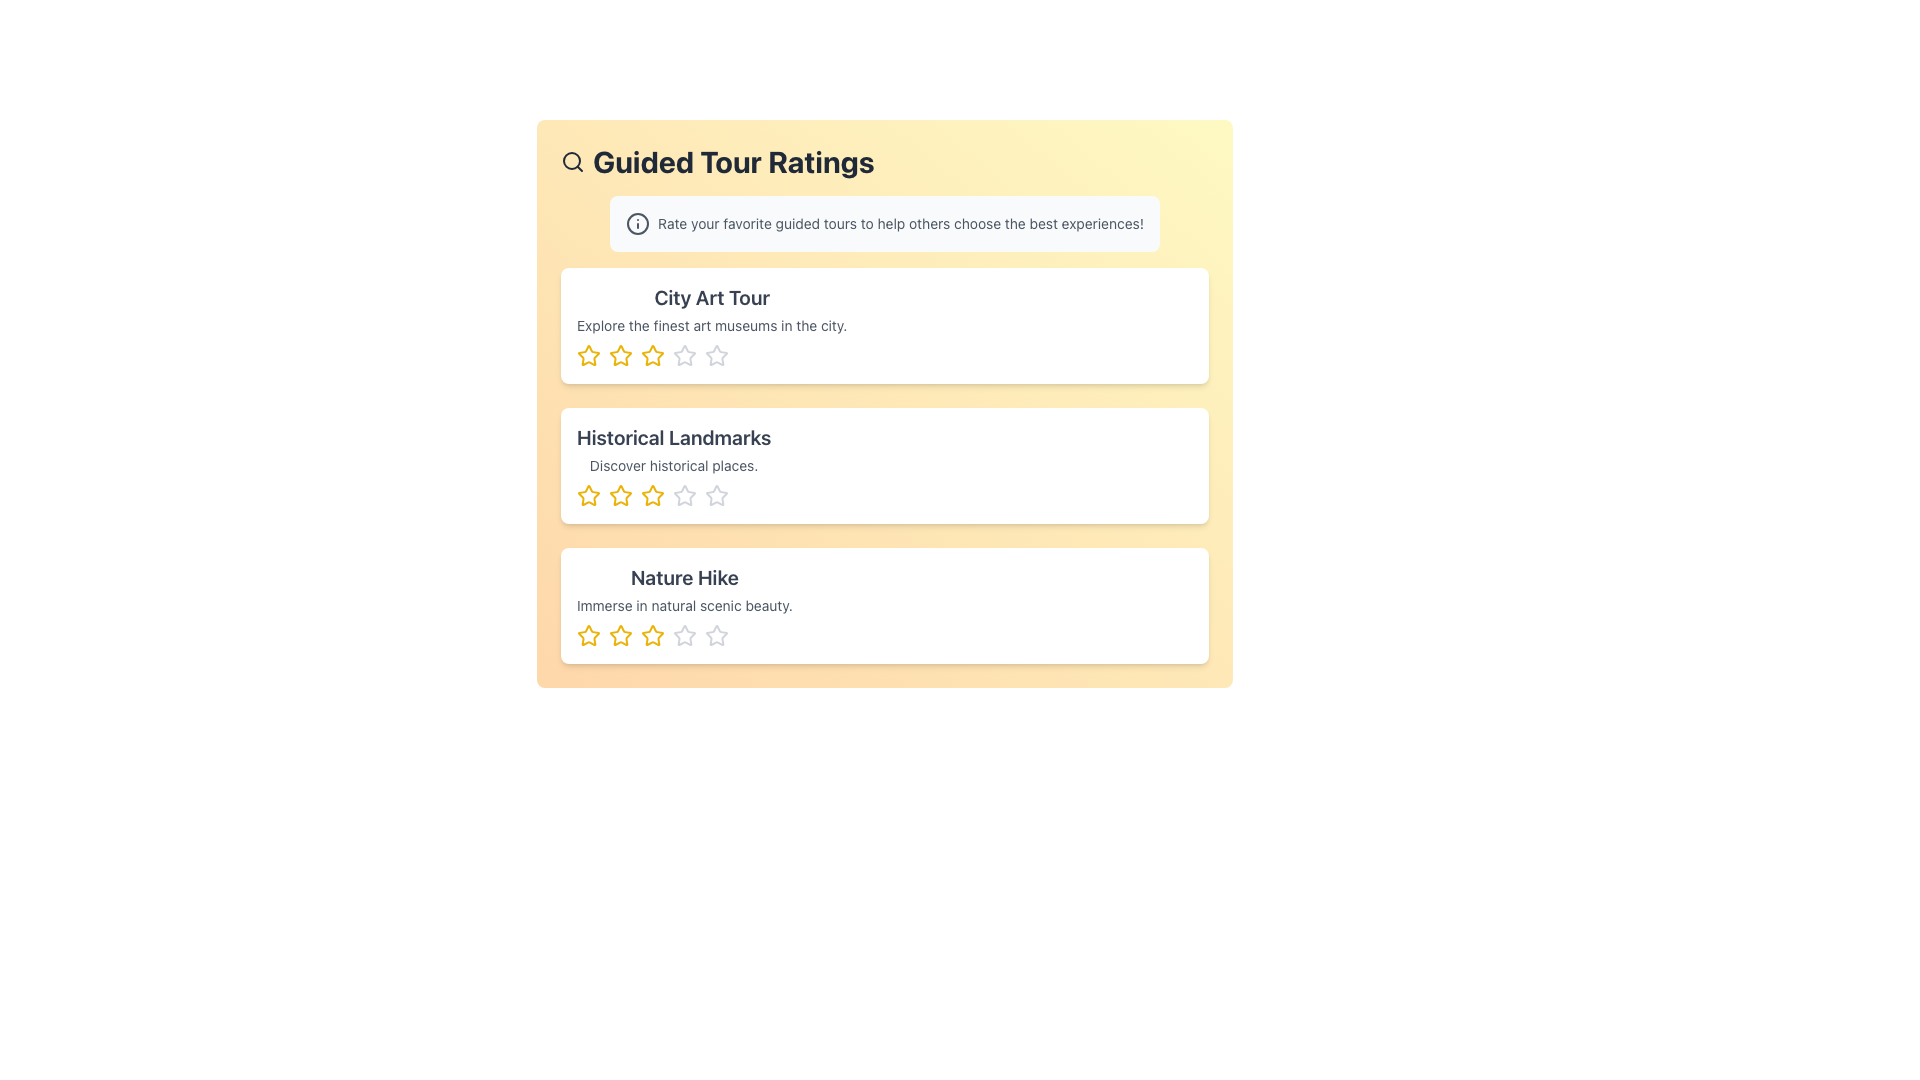  What do you see at coordinates (588, 636) in the screenshot?
I see `the first Rating Star Icon for the 'Nature Hike' guided tour to set or change the rating` at bounding box center [588, 636].